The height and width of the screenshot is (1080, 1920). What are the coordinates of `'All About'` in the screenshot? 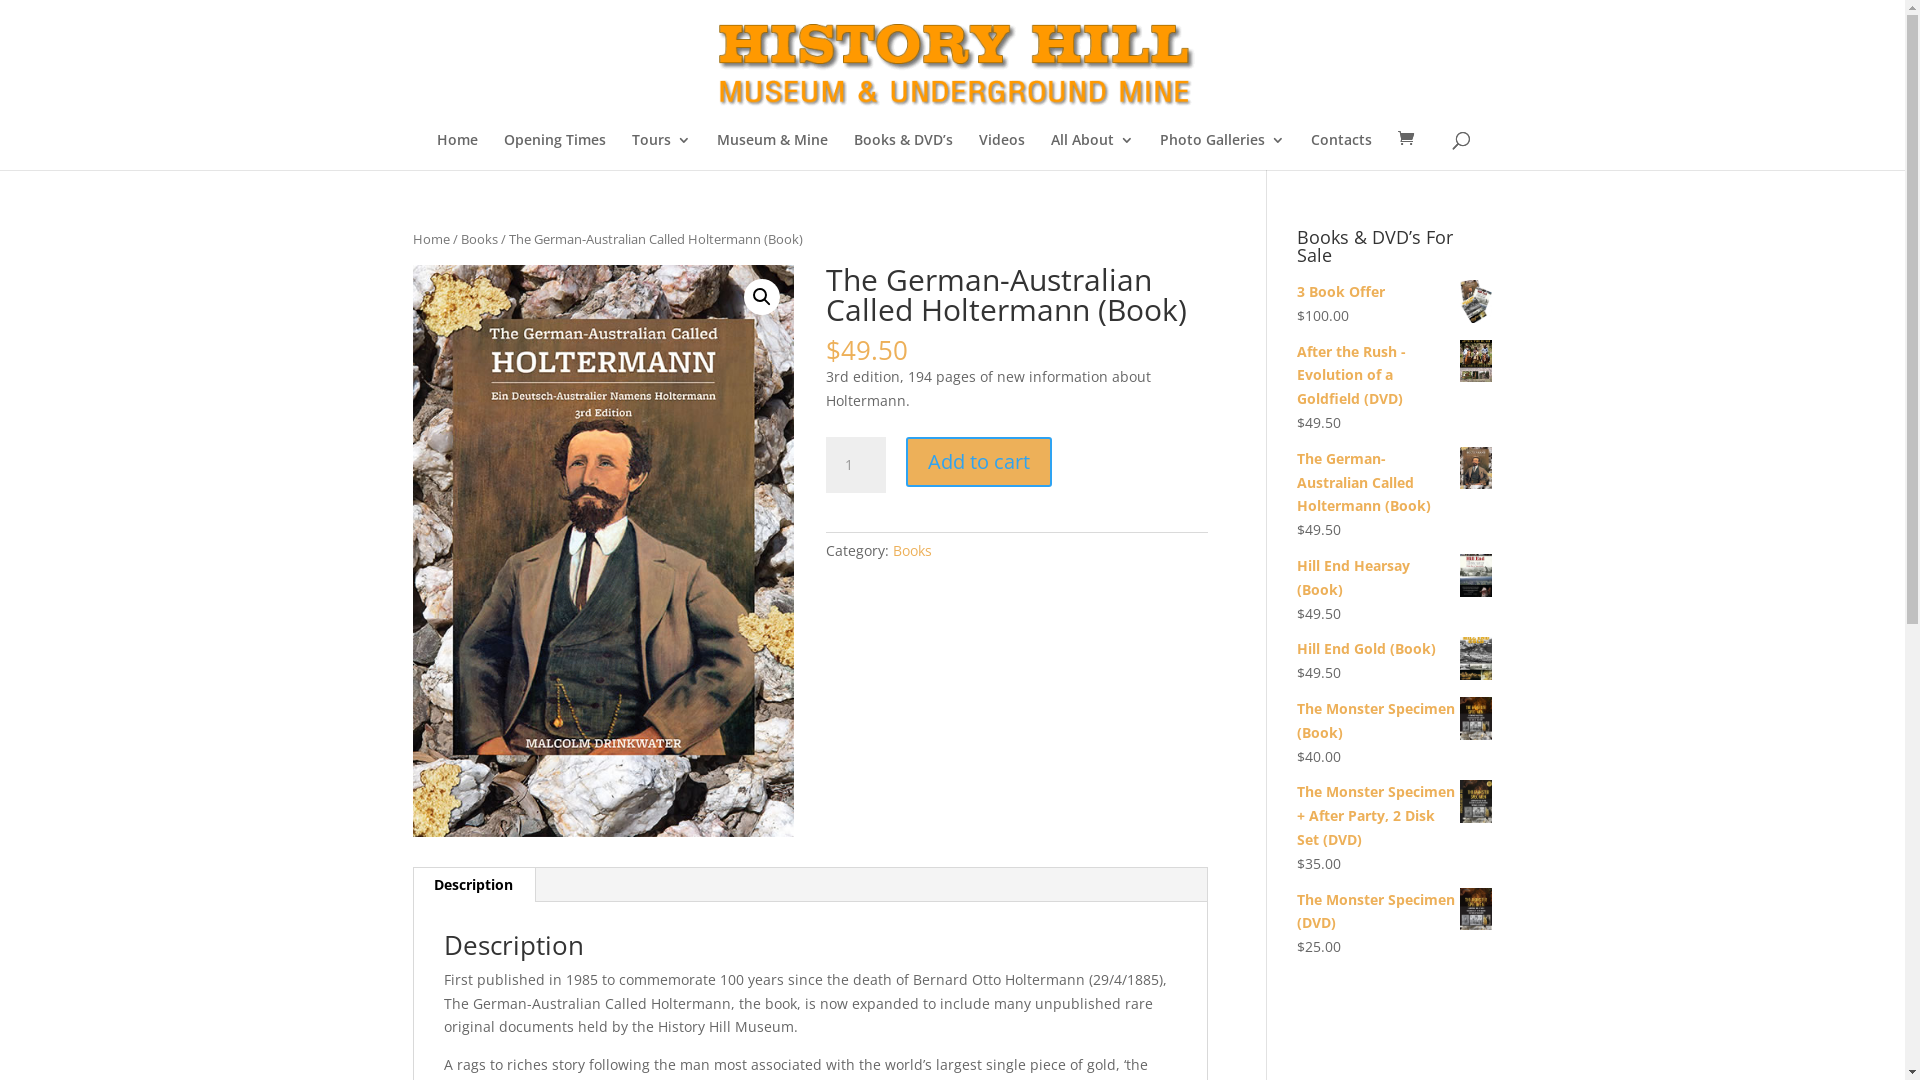 It's located at (1091, 150).